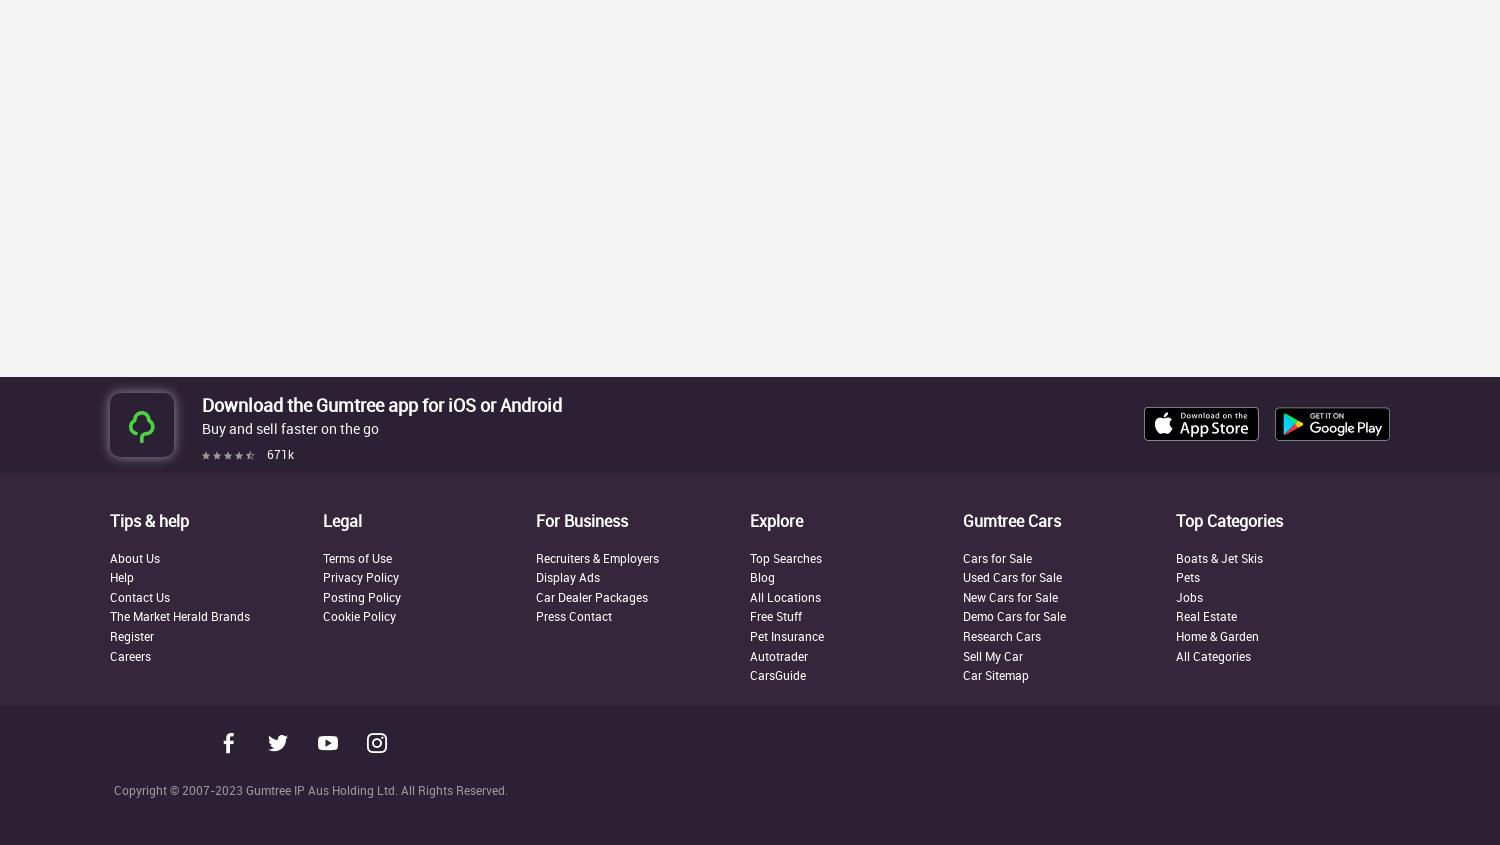  I want to click on 'Pets', so click(1188, 575).